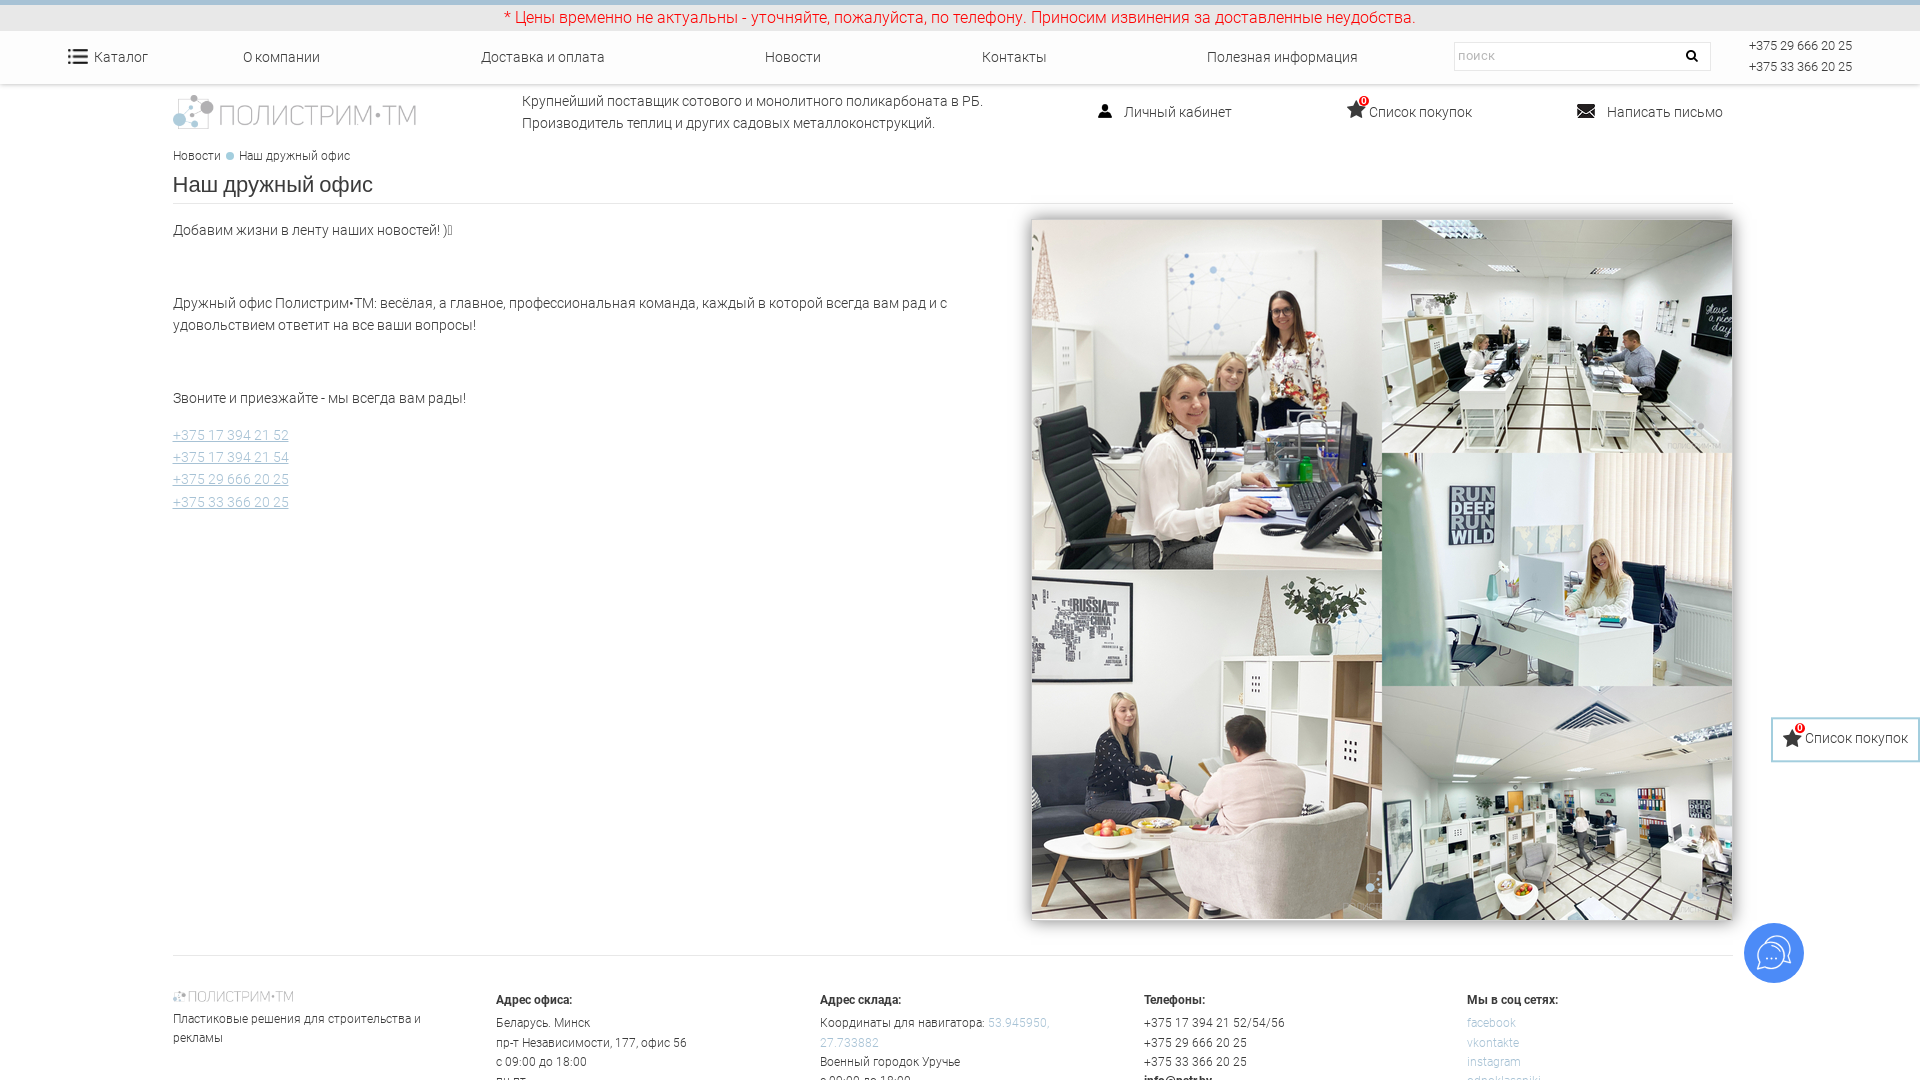  I want to click on '53.945950, 27.733882', so click(933, 1032).